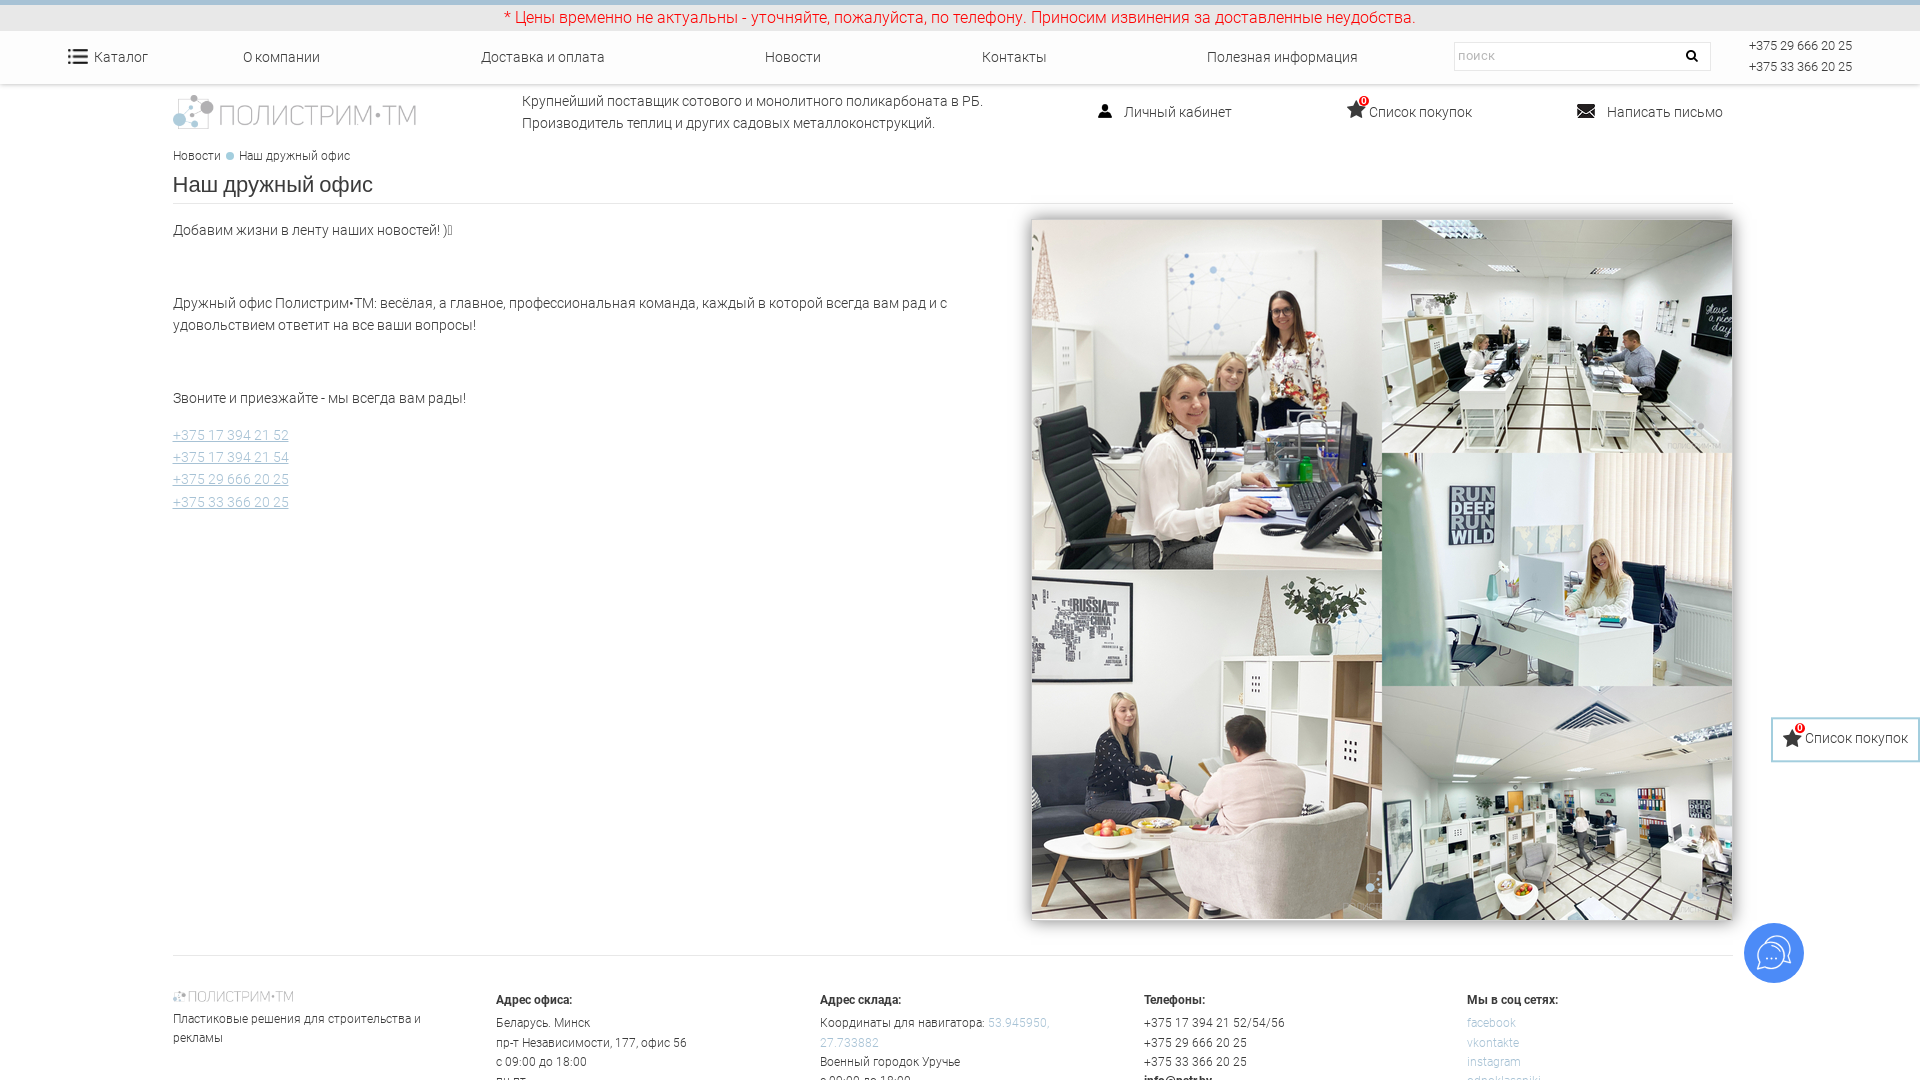  I want to click on '53.945950, 27.733882', so click(933, 1032).